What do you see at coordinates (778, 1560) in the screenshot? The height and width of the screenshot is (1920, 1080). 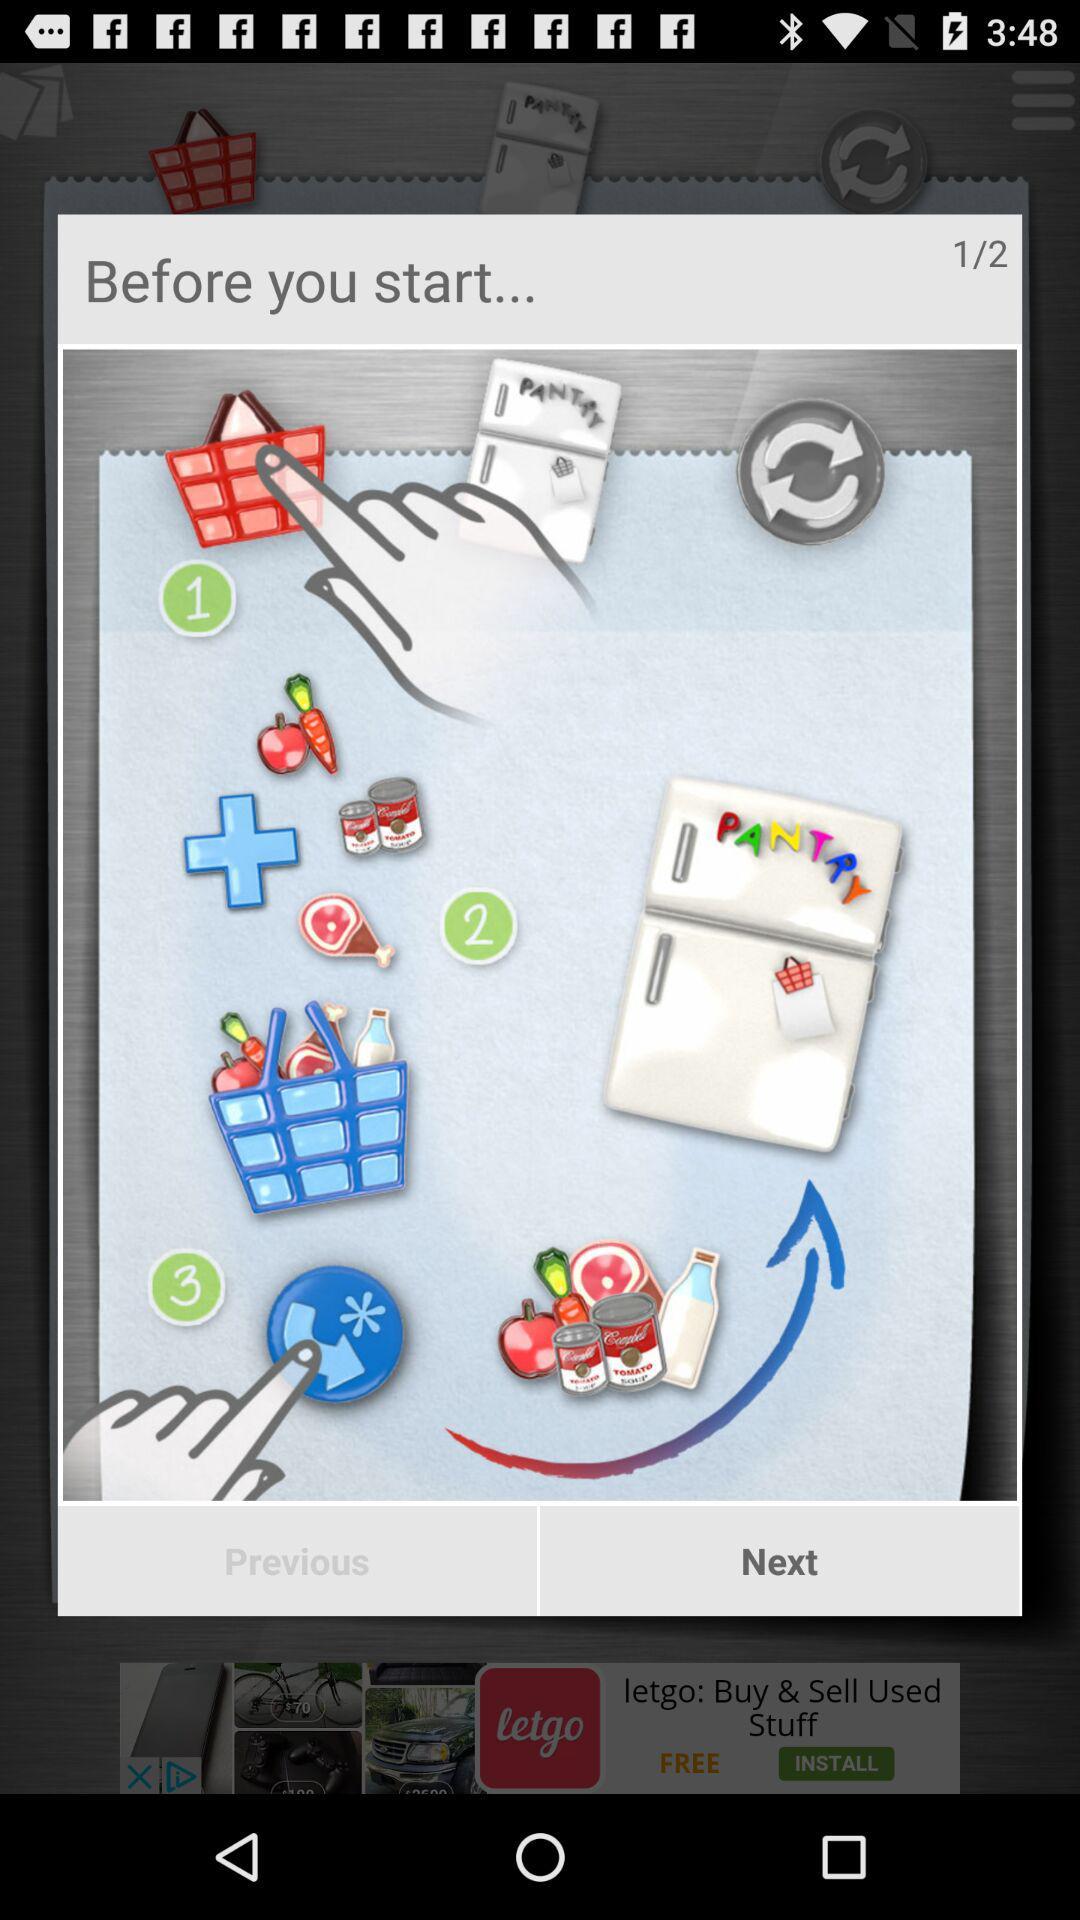 I see `the next icon` at bounding box center [778, 1560].